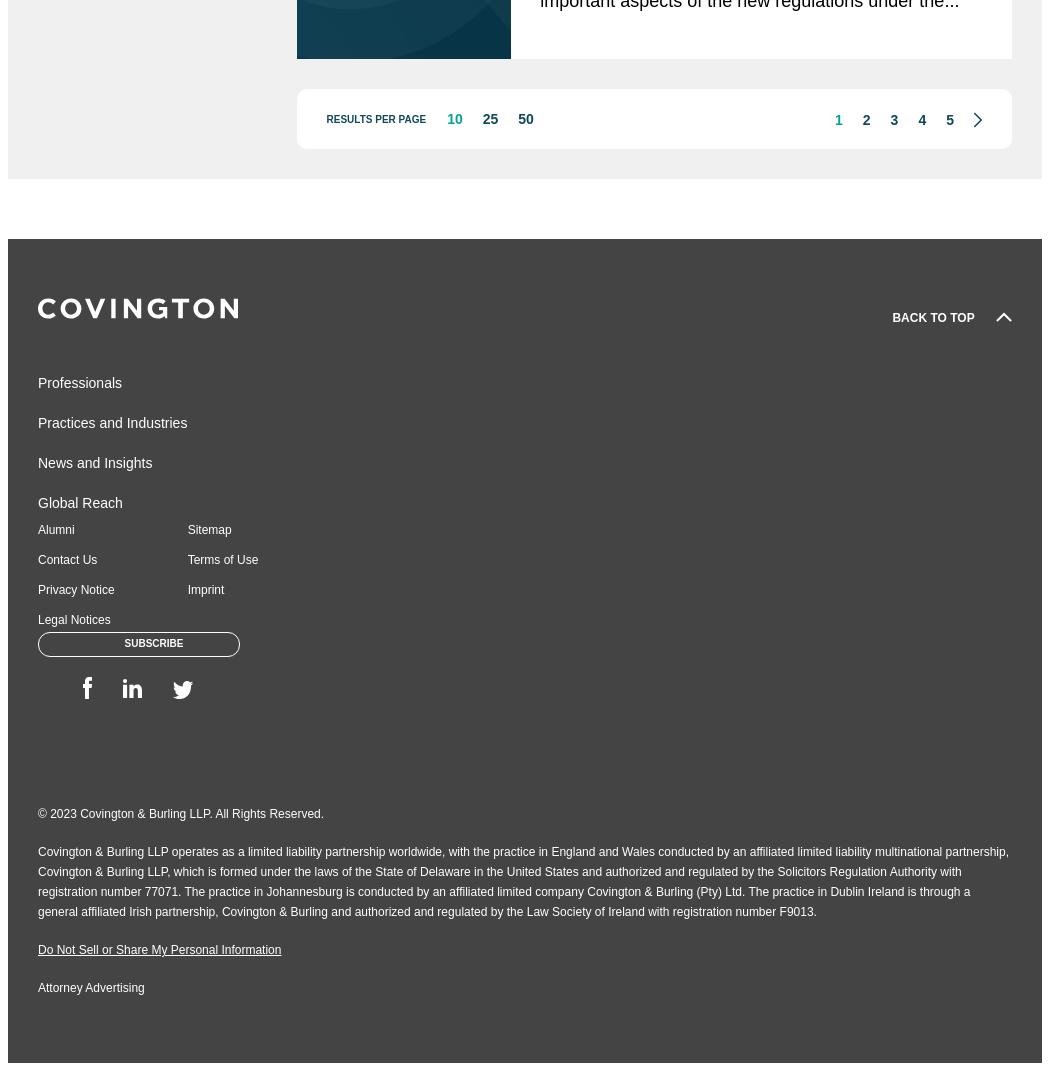 This screenshot has height=1071, width=1050. Describe the element at coordinates (76, 590) in the screenshot. I see `'Privacy Notice'` at that location.